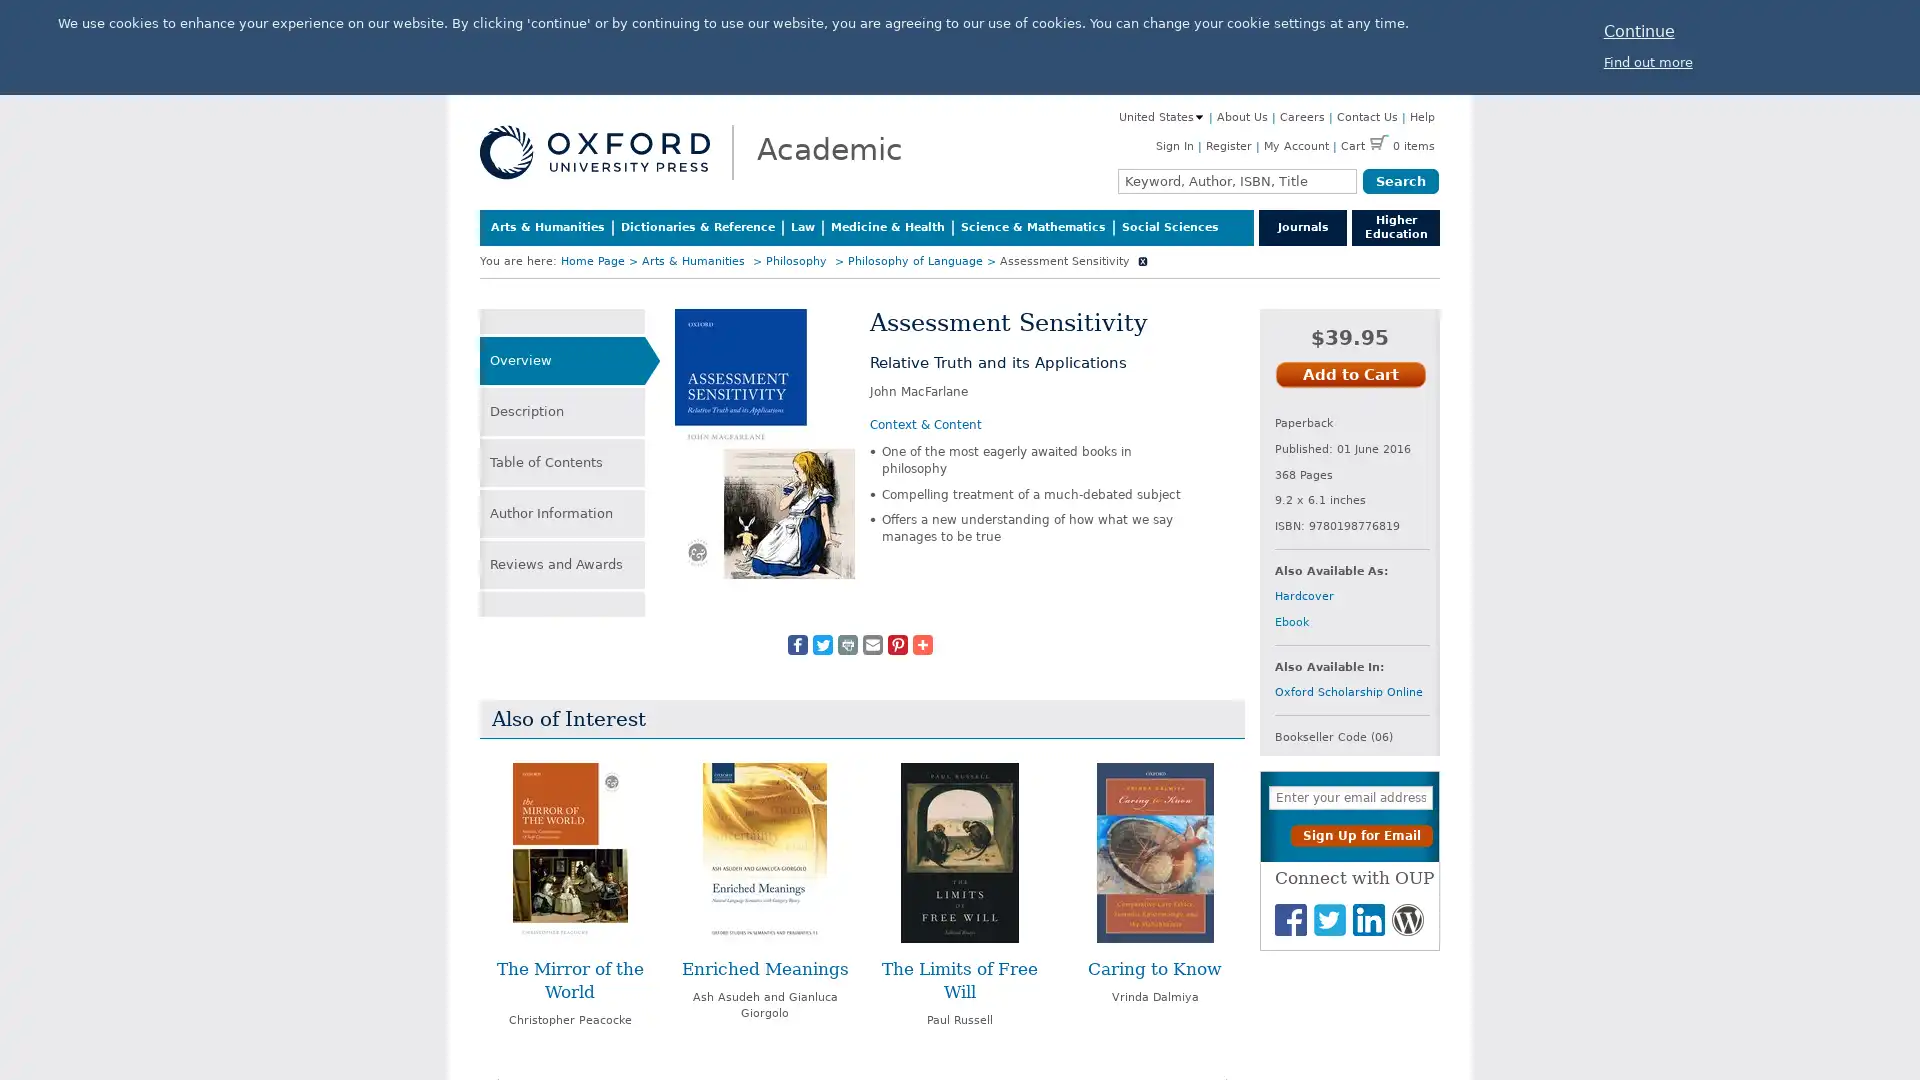 The image size is (1920, 1080). Describe the element at coordinates (821, 644) in the screenshot. I see `Share to Twitter` at that location.